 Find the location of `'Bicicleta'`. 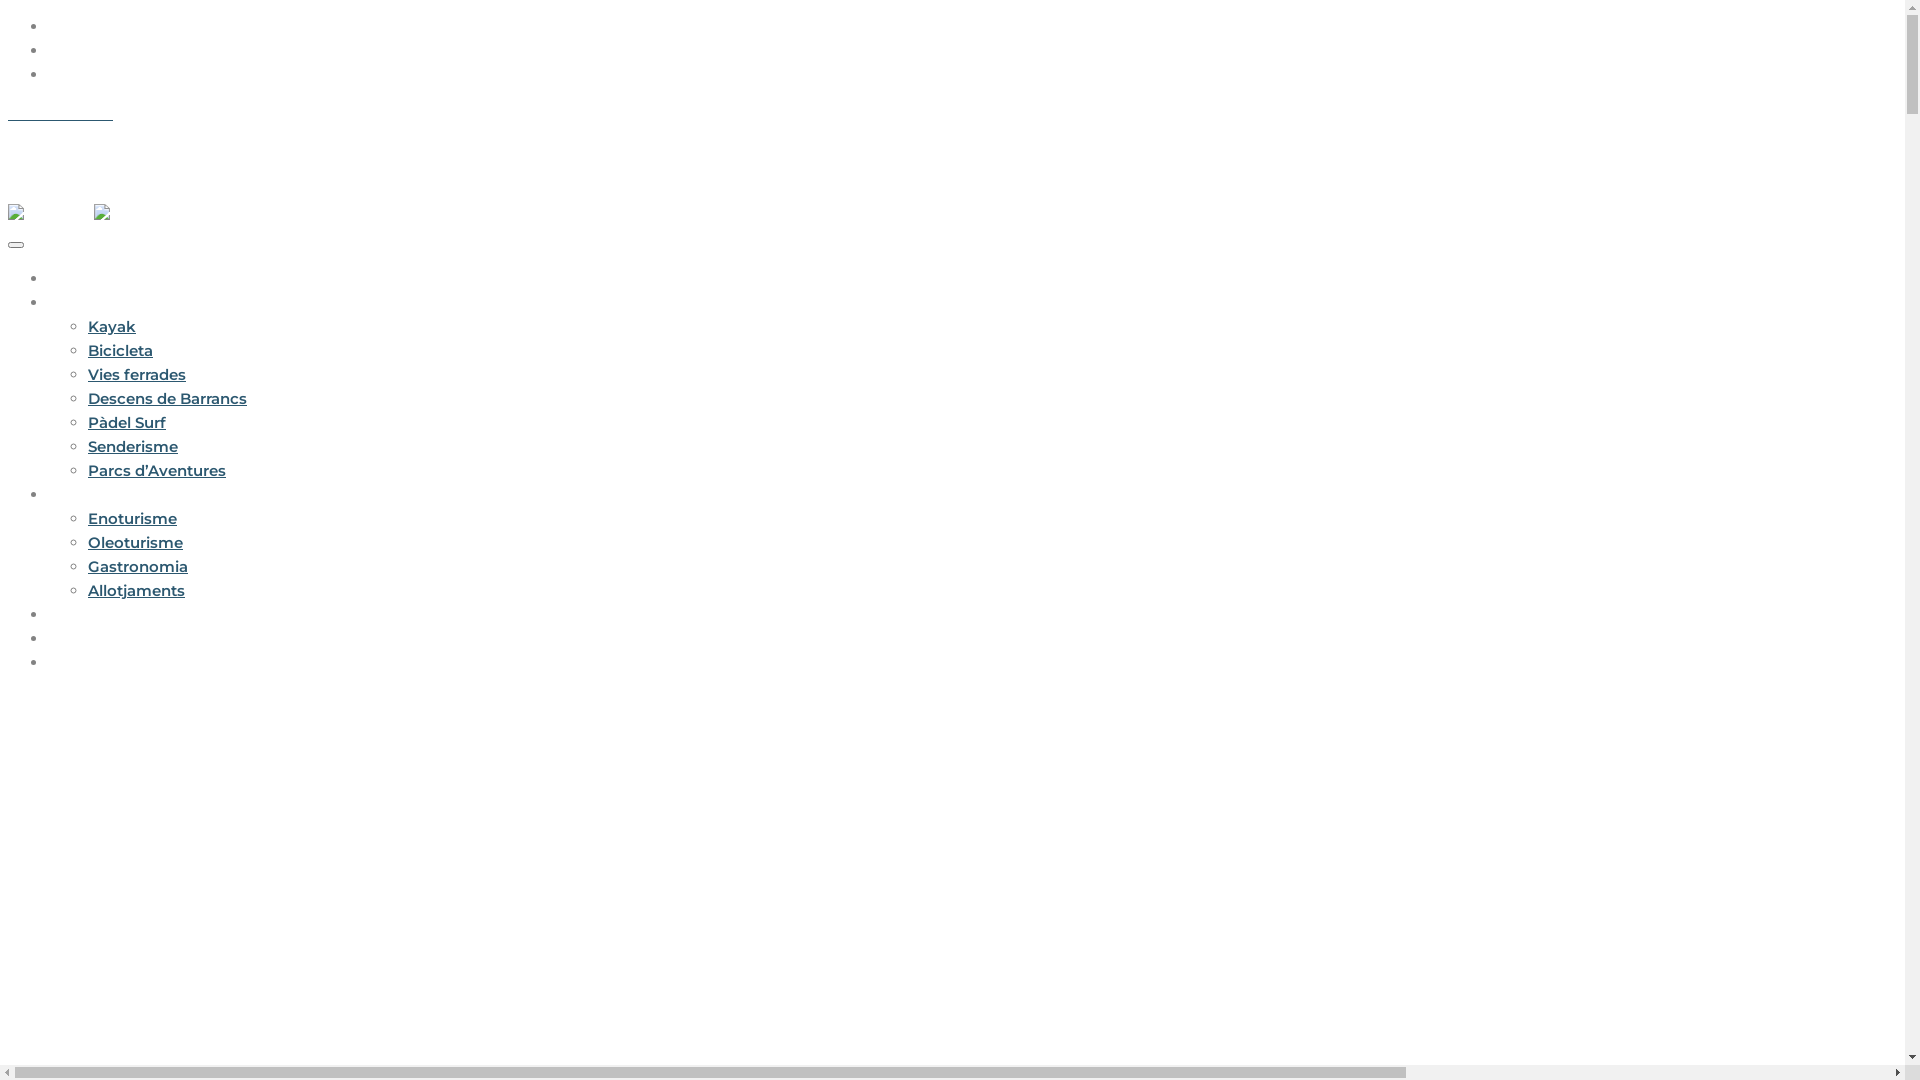

'Bicicleta' is located at coordinates (119, 349).